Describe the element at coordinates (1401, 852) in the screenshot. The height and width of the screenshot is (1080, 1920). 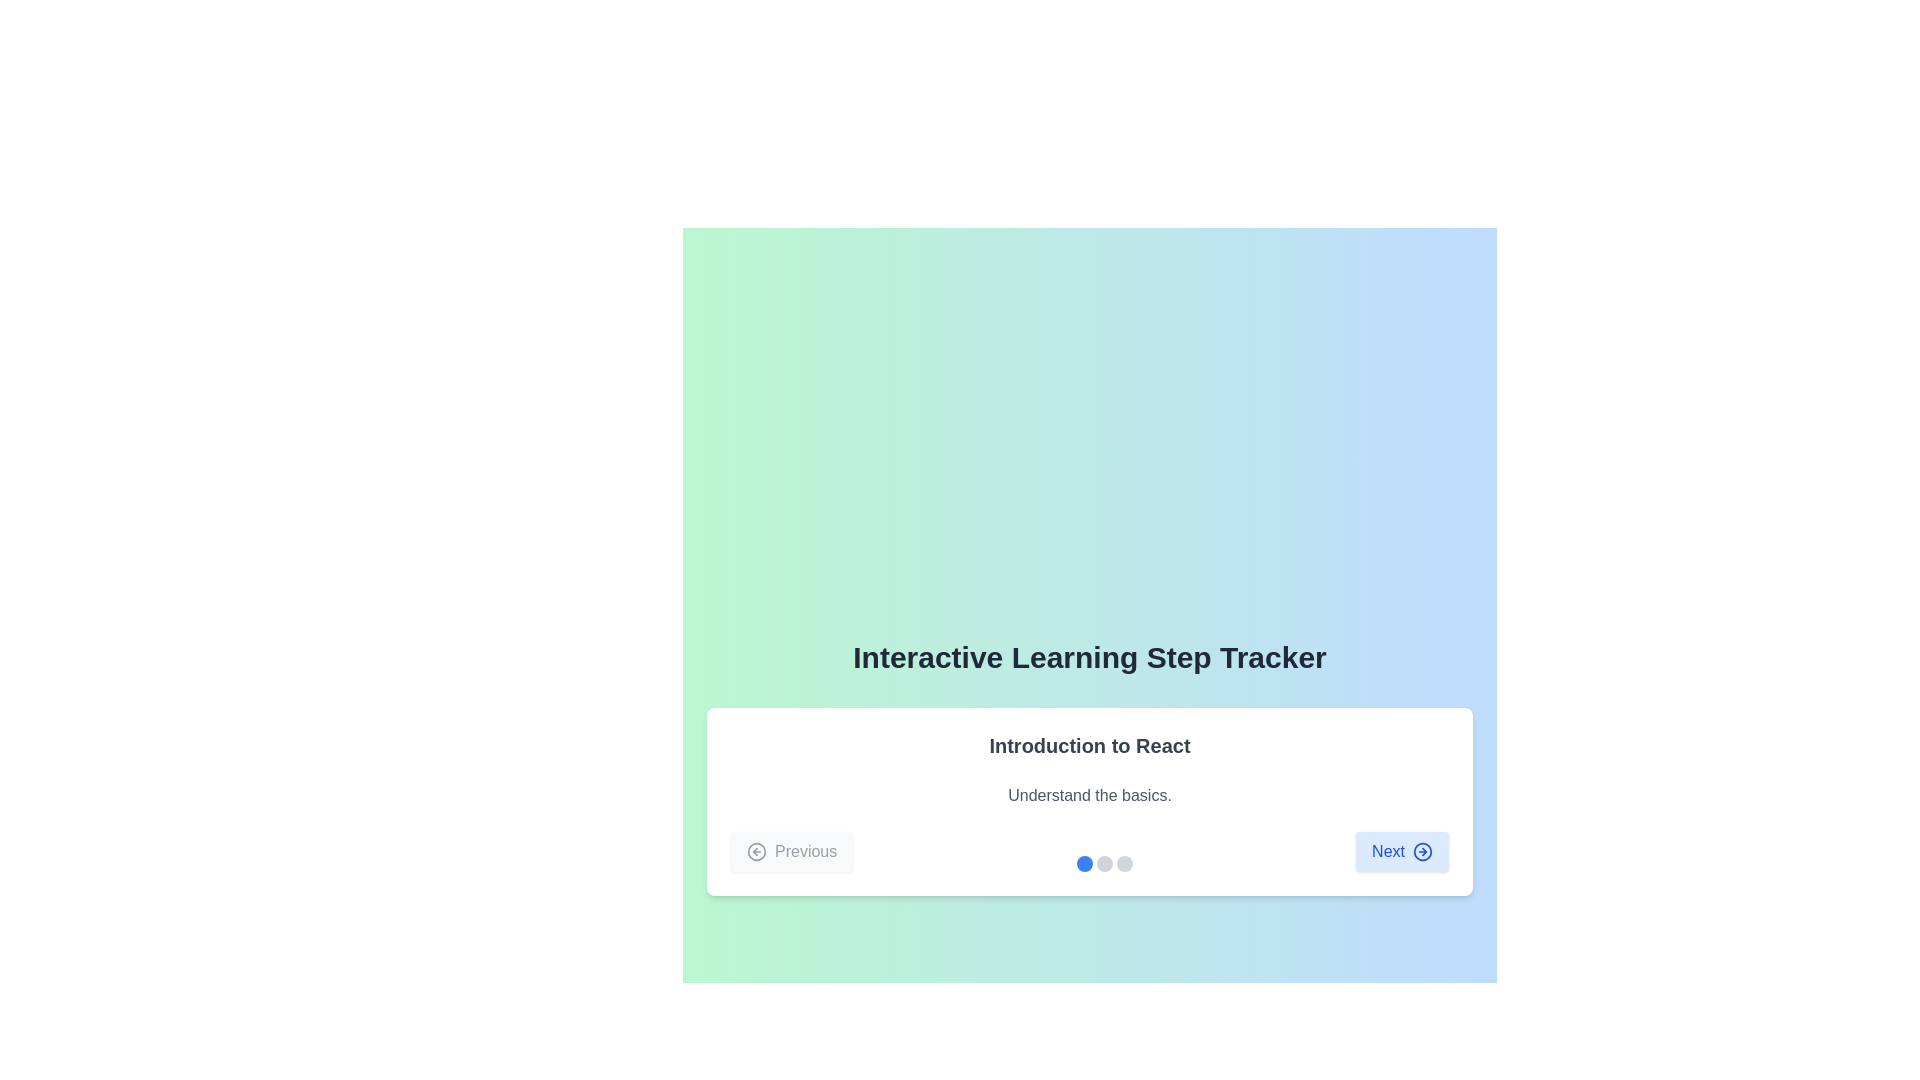
I see `the 'Next' button with keyboard navigation` at that location.